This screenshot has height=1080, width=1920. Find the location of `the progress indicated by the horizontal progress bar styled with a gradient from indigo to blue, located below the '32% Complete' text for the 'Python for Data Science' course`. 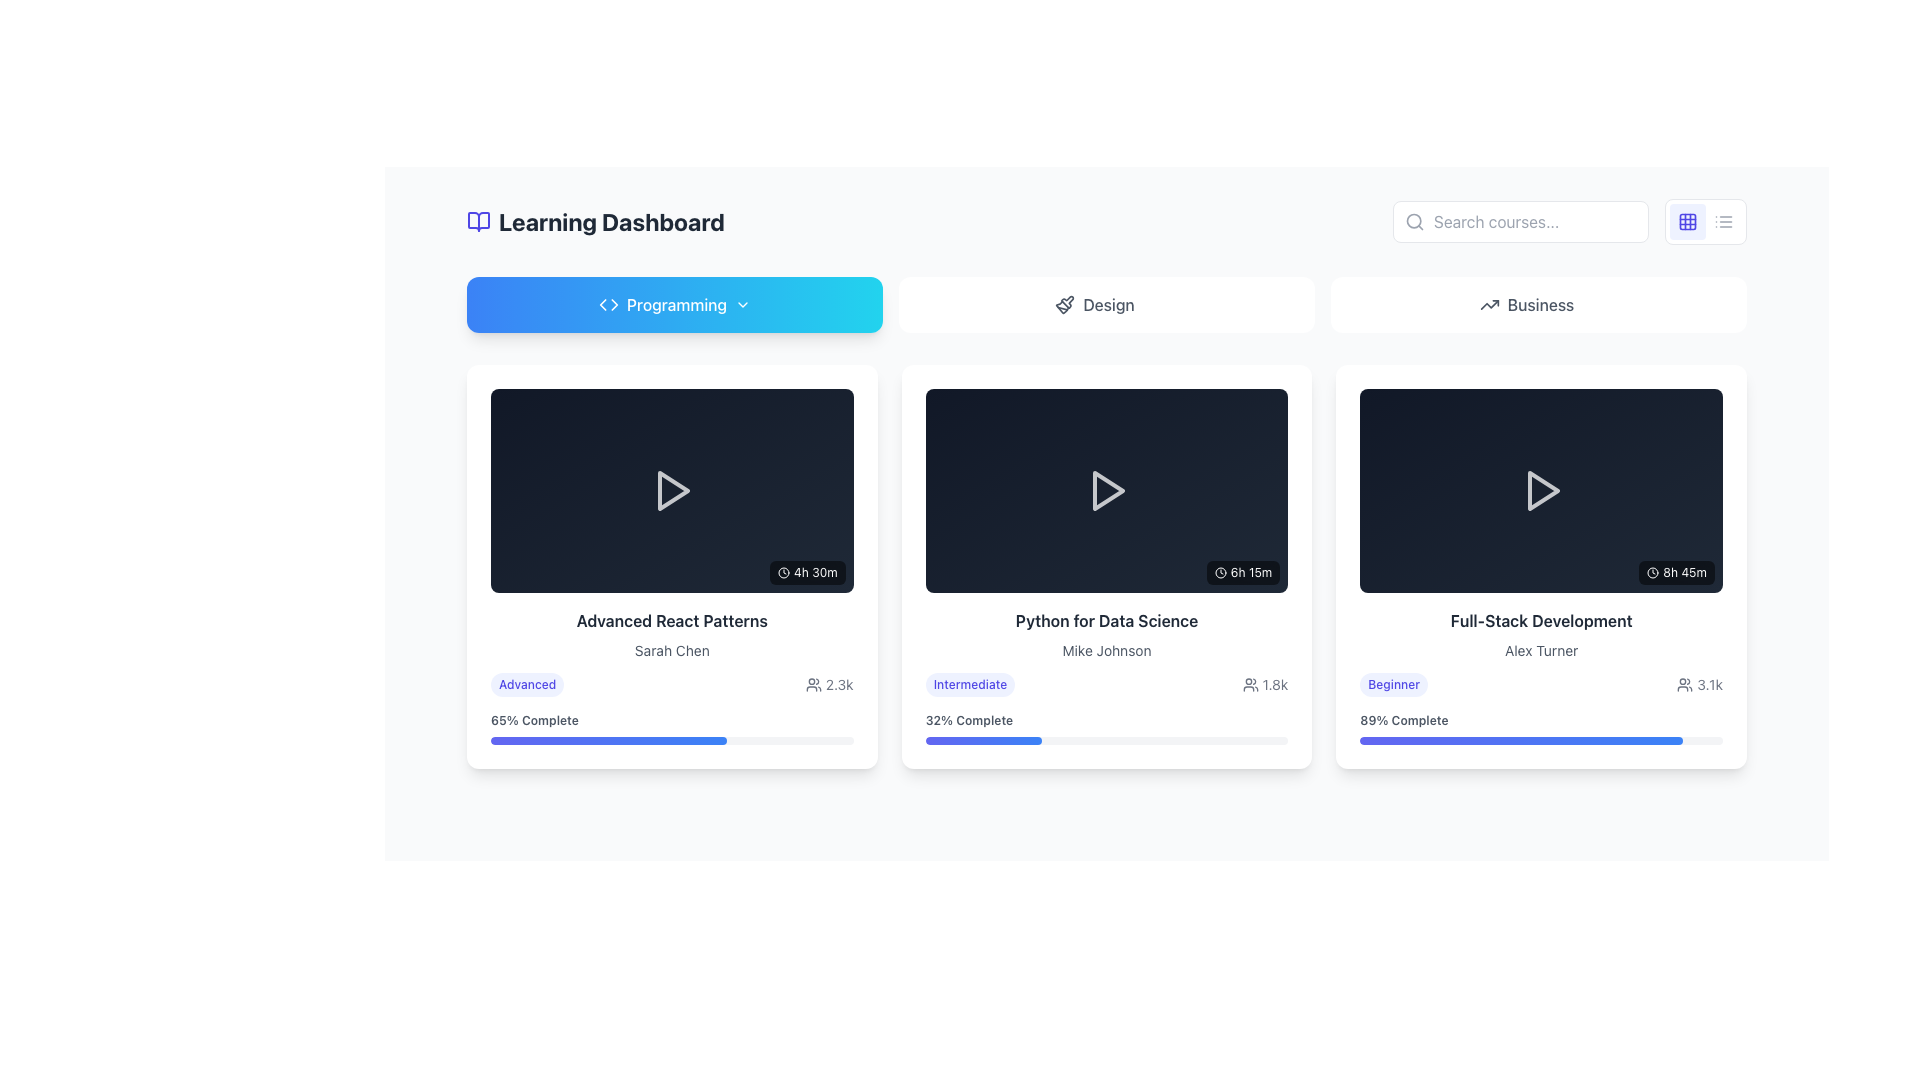

the progress indicated by the horizontal progress bar styled with a gradient from indigo to blue, located below the '32% Complete' text for the 'Python for Data Science' course is located at coordinates (1106, 740).